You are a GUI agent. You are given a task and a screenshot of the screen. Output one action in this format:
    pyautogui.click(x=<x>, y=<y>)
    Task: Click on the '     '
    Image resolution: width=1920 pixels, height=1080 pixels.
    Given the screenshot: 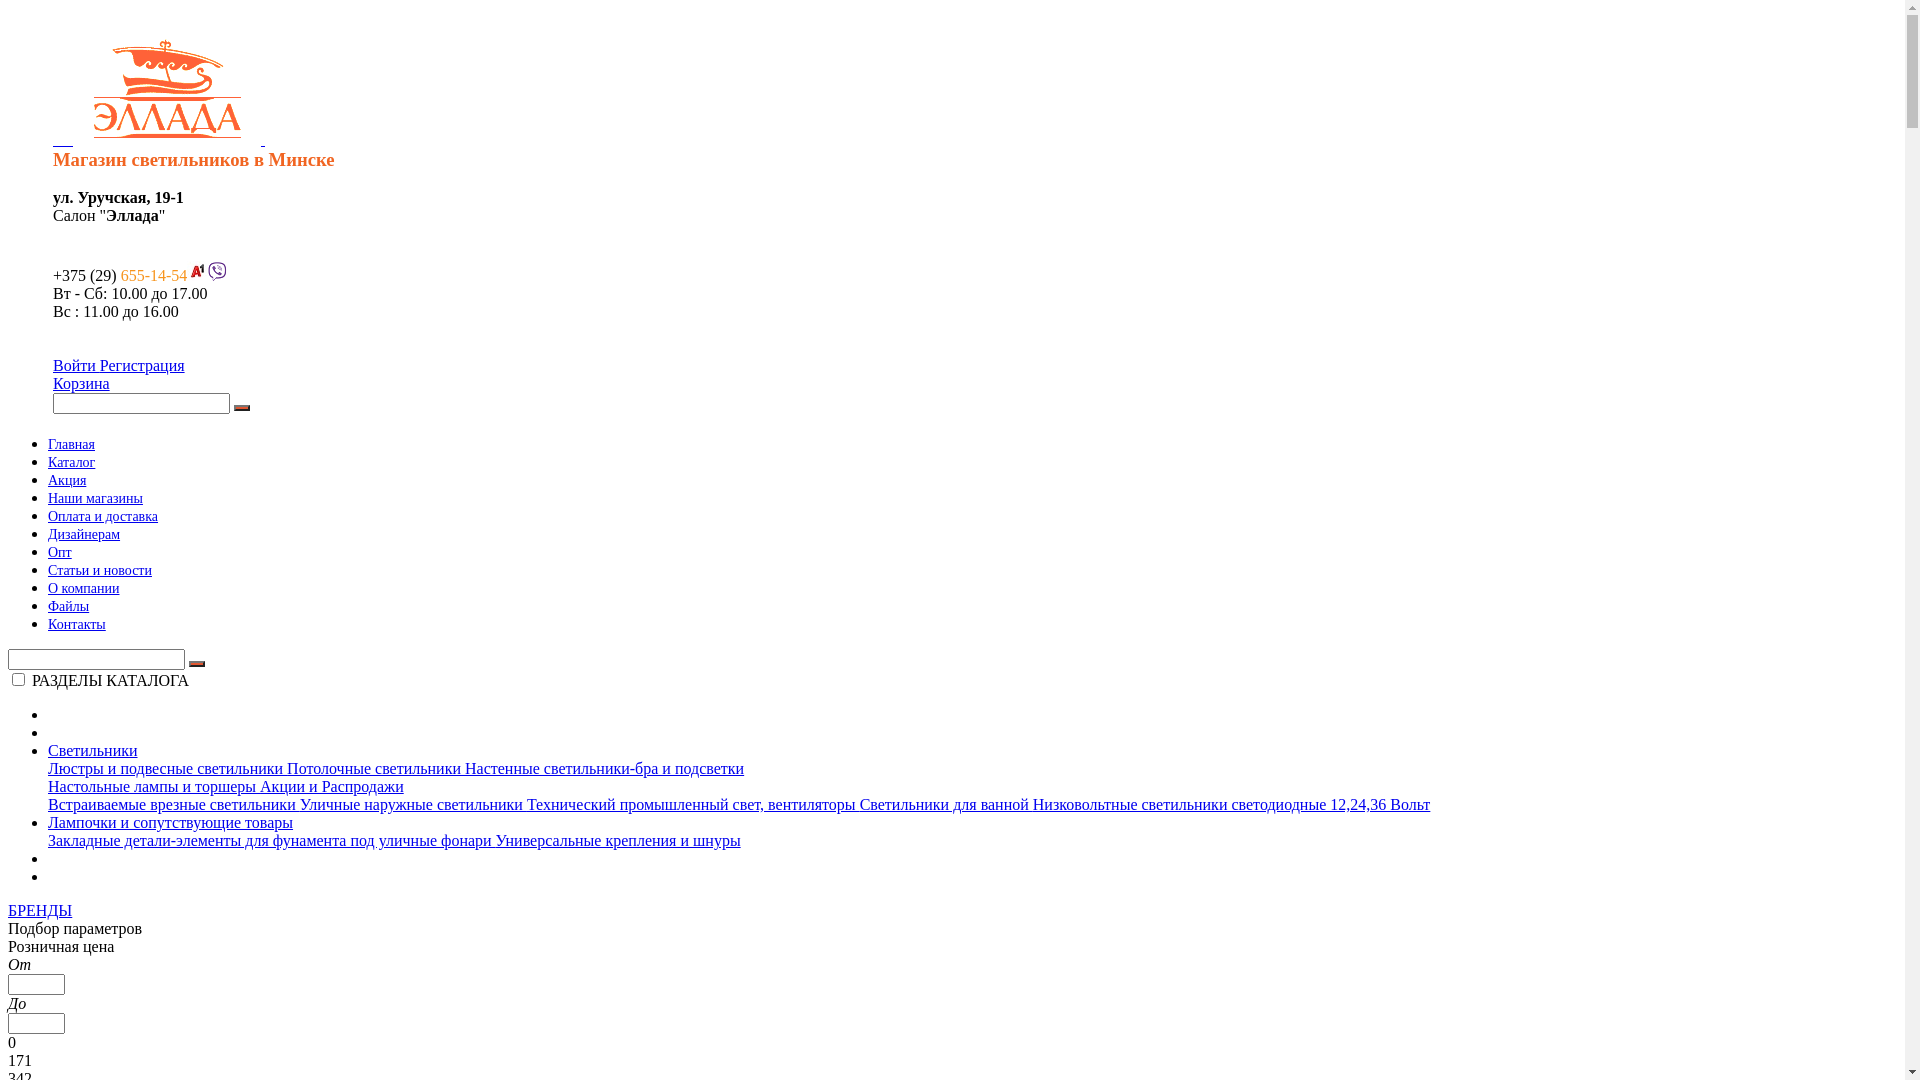 What is the action you would take?
    pyautogui.click(x=157, y=197)
    